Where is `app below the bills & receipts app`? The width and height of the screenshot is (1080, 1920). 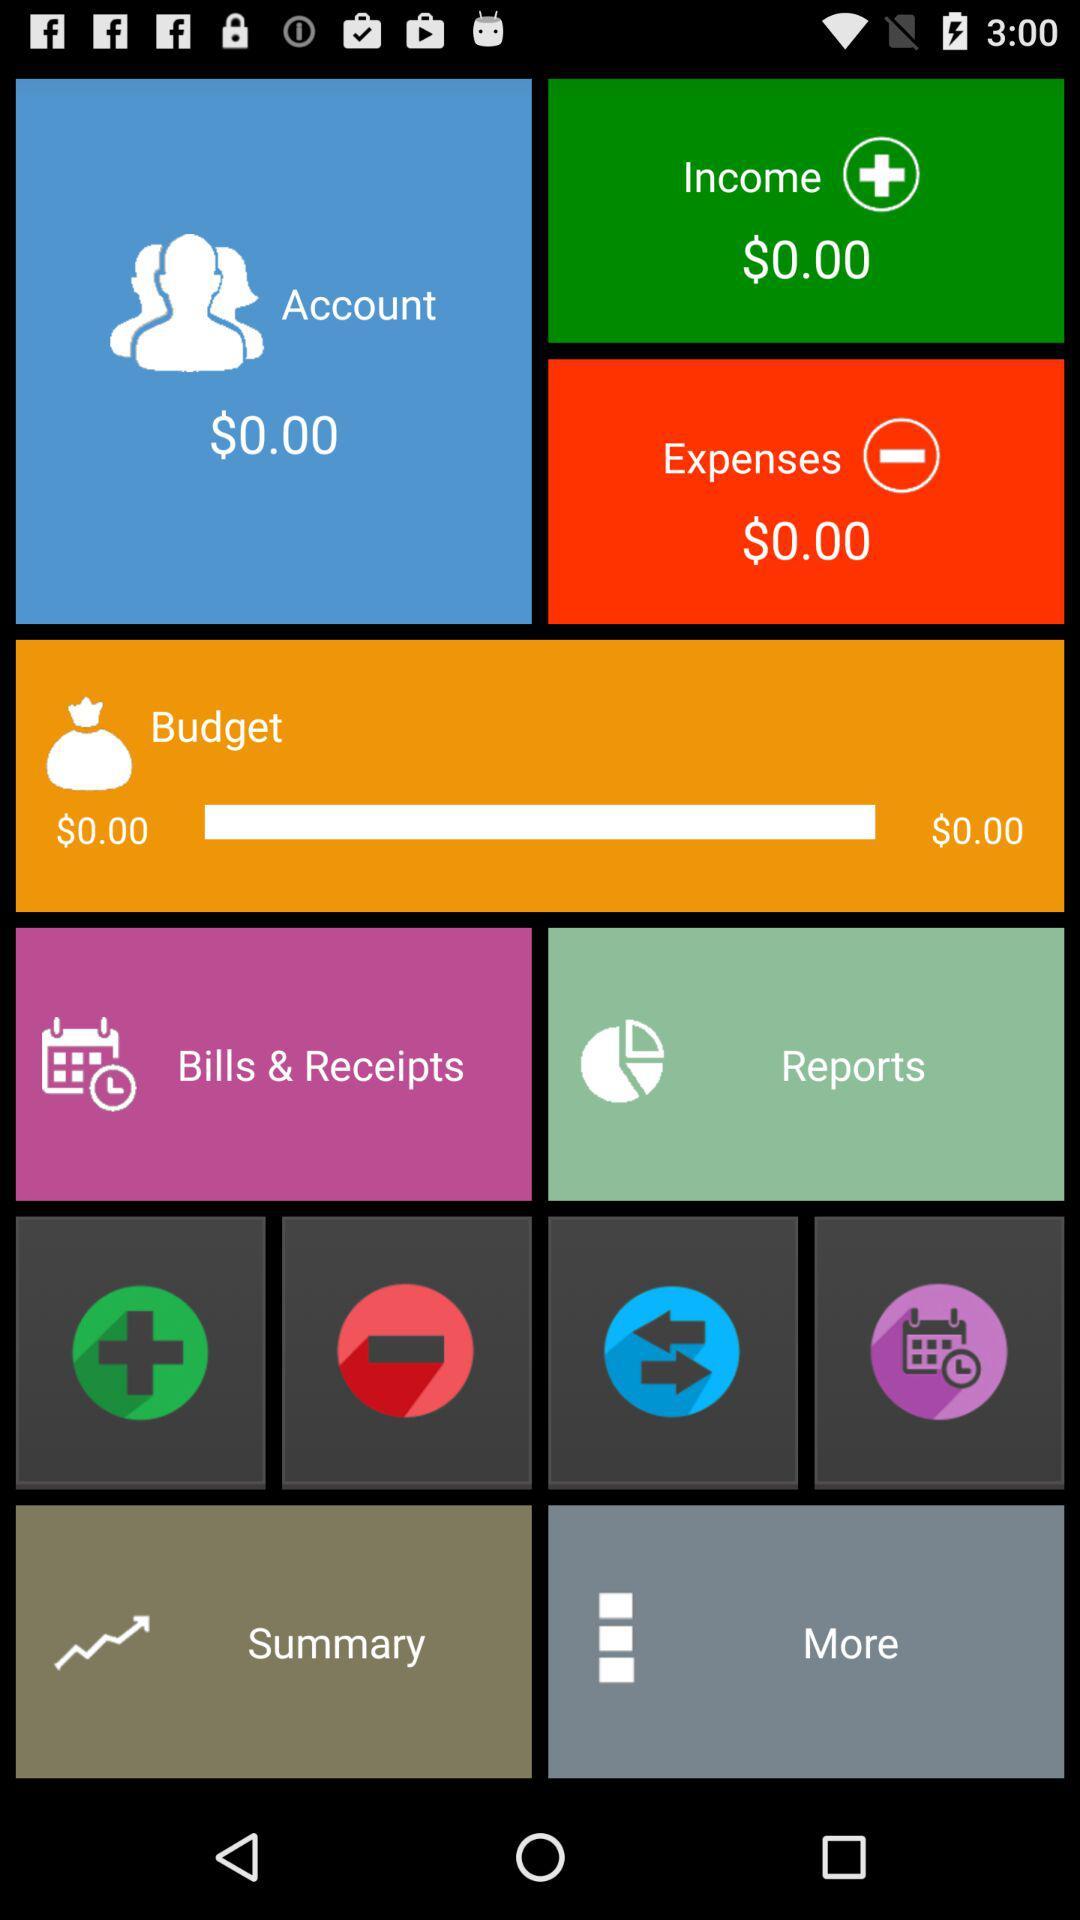 app below the bills & receipts app is located at coordinates (139, 1353).